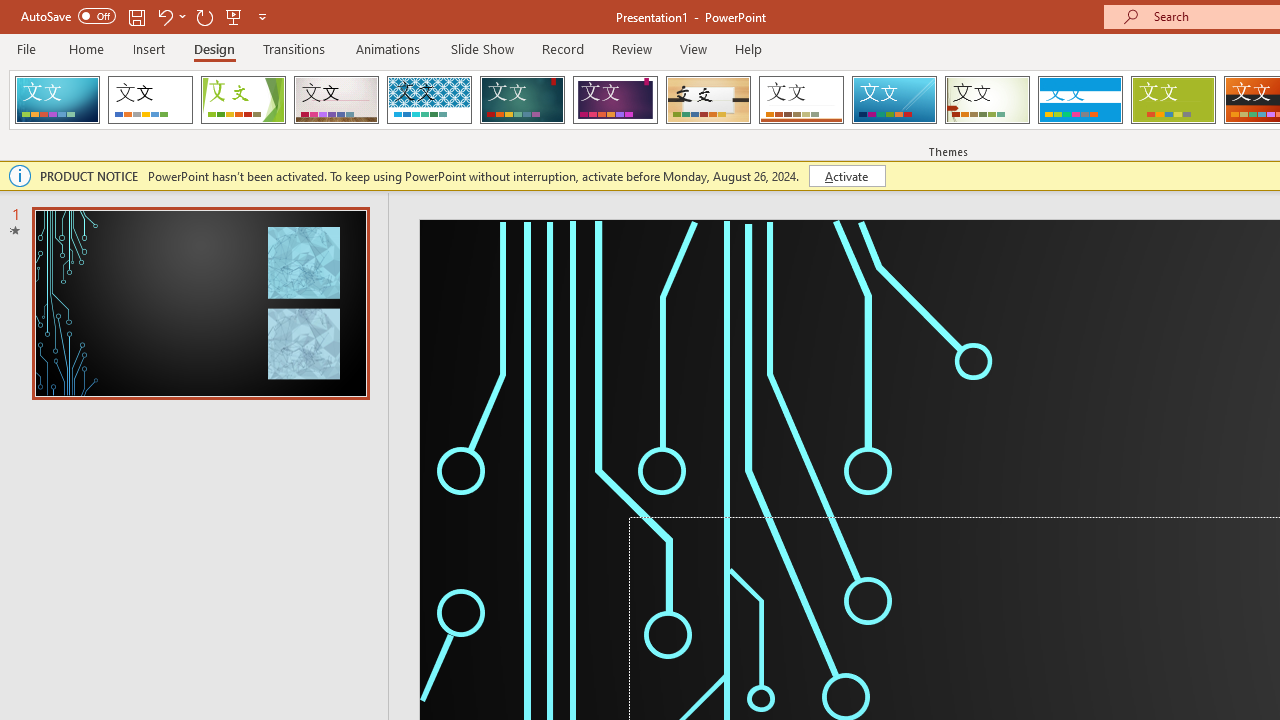 The image size is (1280, 720). Describe the element at coordinates (1079, 100) in the screenshot. I see `'Banded'` at that location.